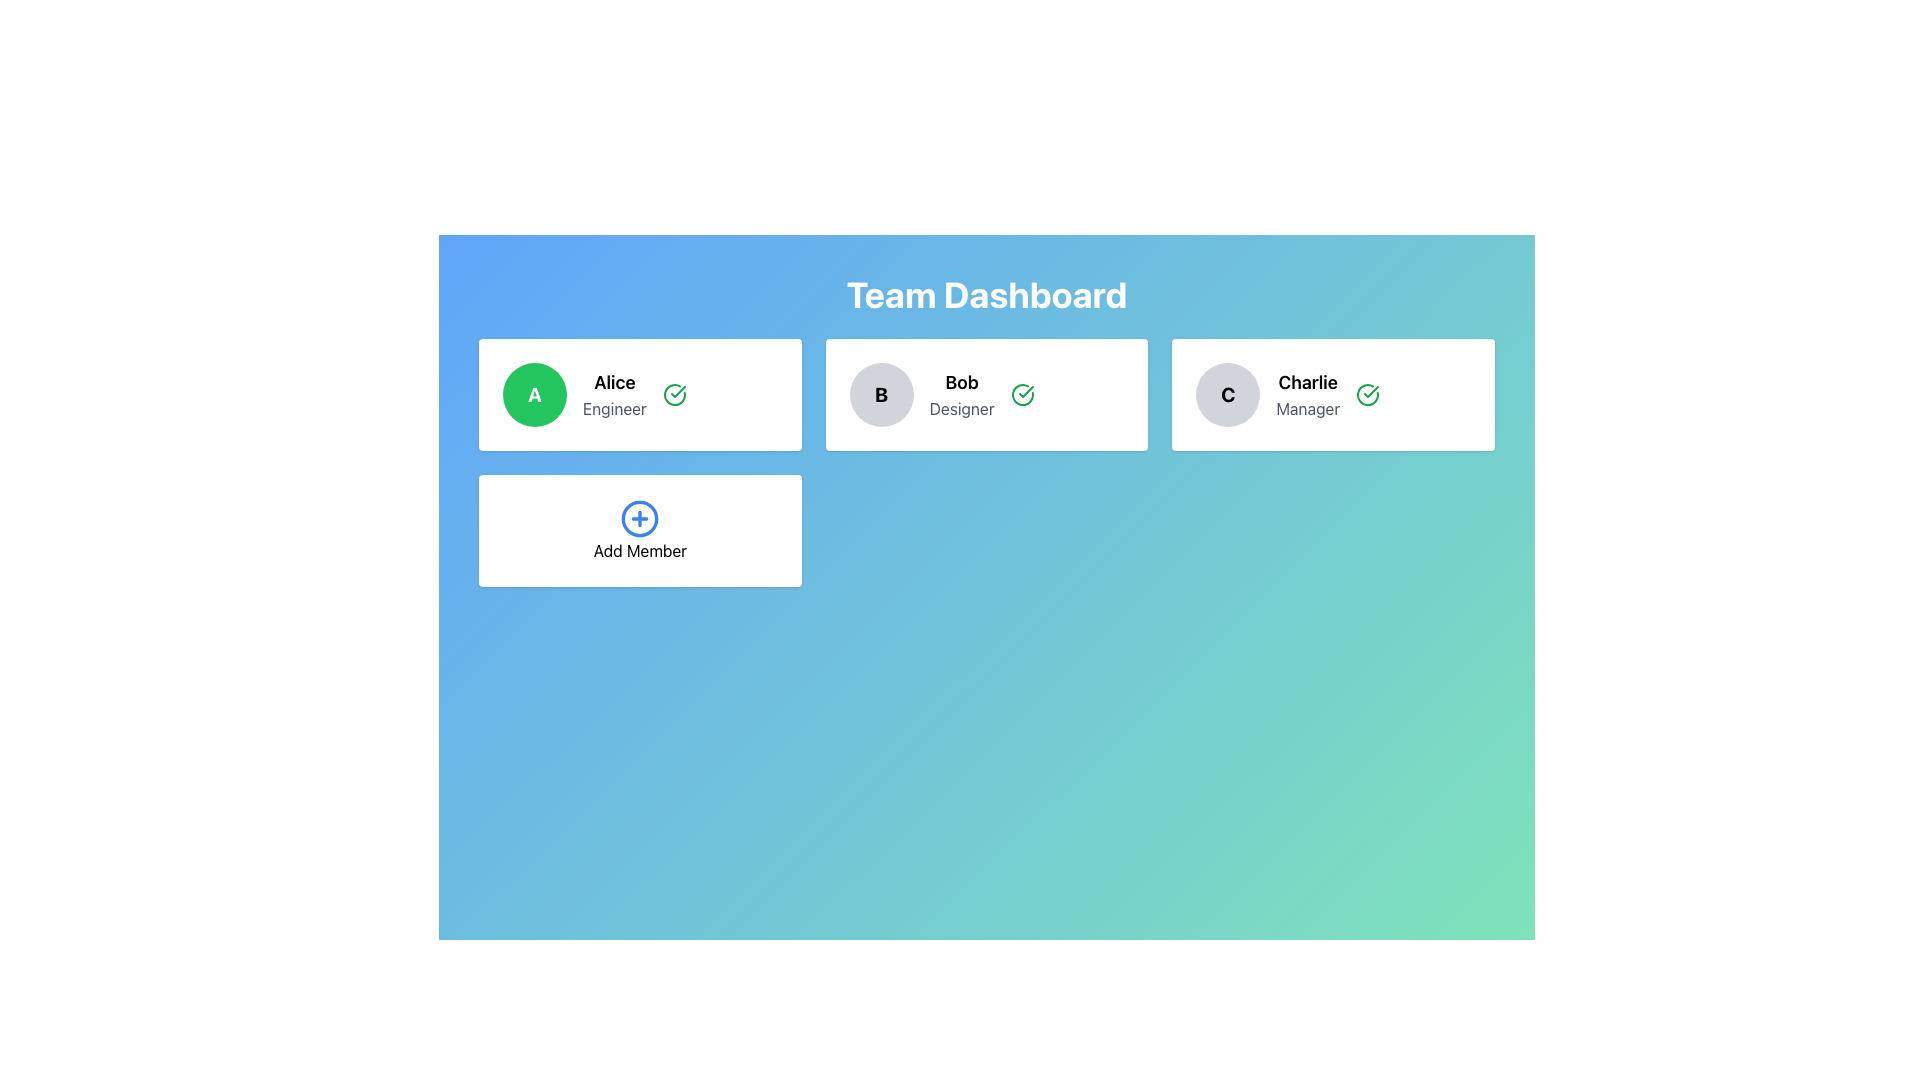  What do you see at coordinates (962, 394) in the screenshot?
I see `the text displaying the user's name and title information located in the second card from the left in the top row of the grid, positioned beneath a circular badge with the letter 'B' and above a green checkmark icon` at bounding box center [962, 394].